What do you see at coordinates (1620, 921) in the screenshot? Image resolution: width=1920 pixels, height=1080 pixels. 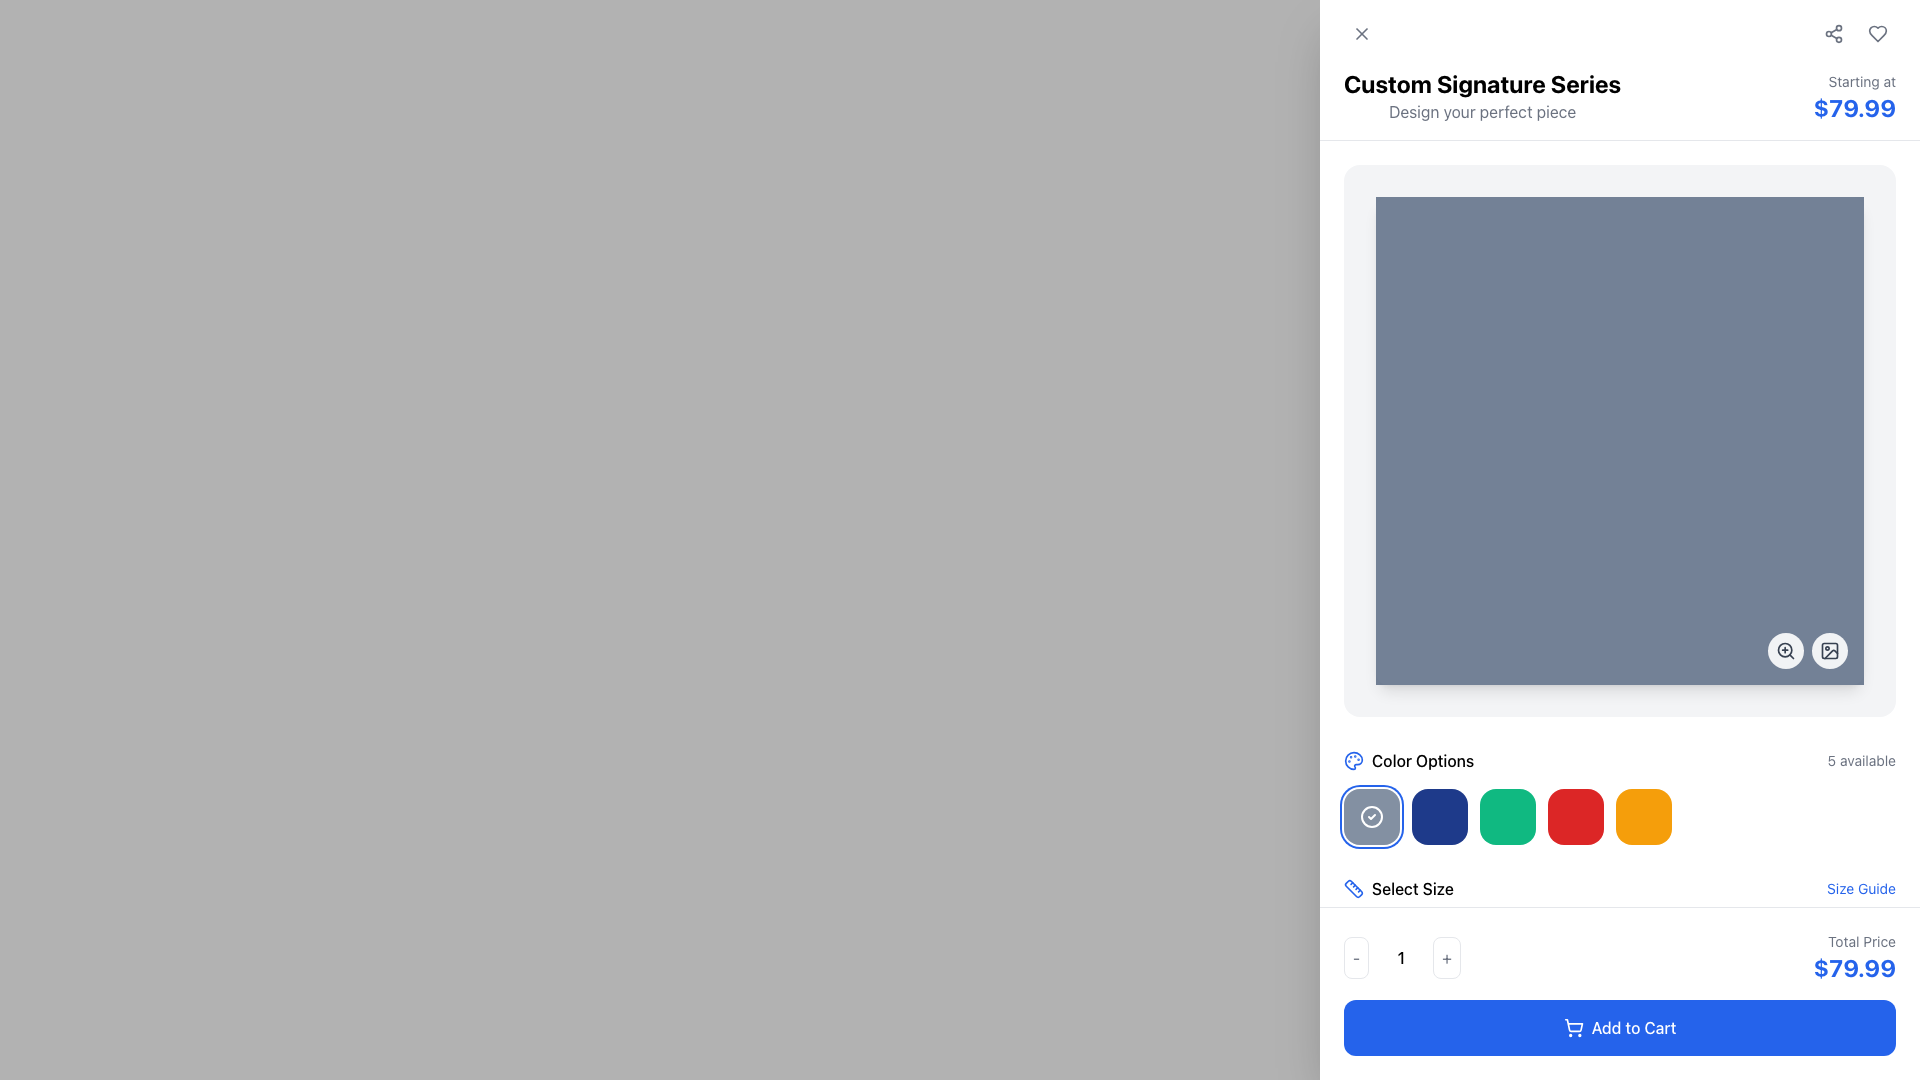 I see `the size option in the 'Select Size' section` at bounding box center [1620, 921].